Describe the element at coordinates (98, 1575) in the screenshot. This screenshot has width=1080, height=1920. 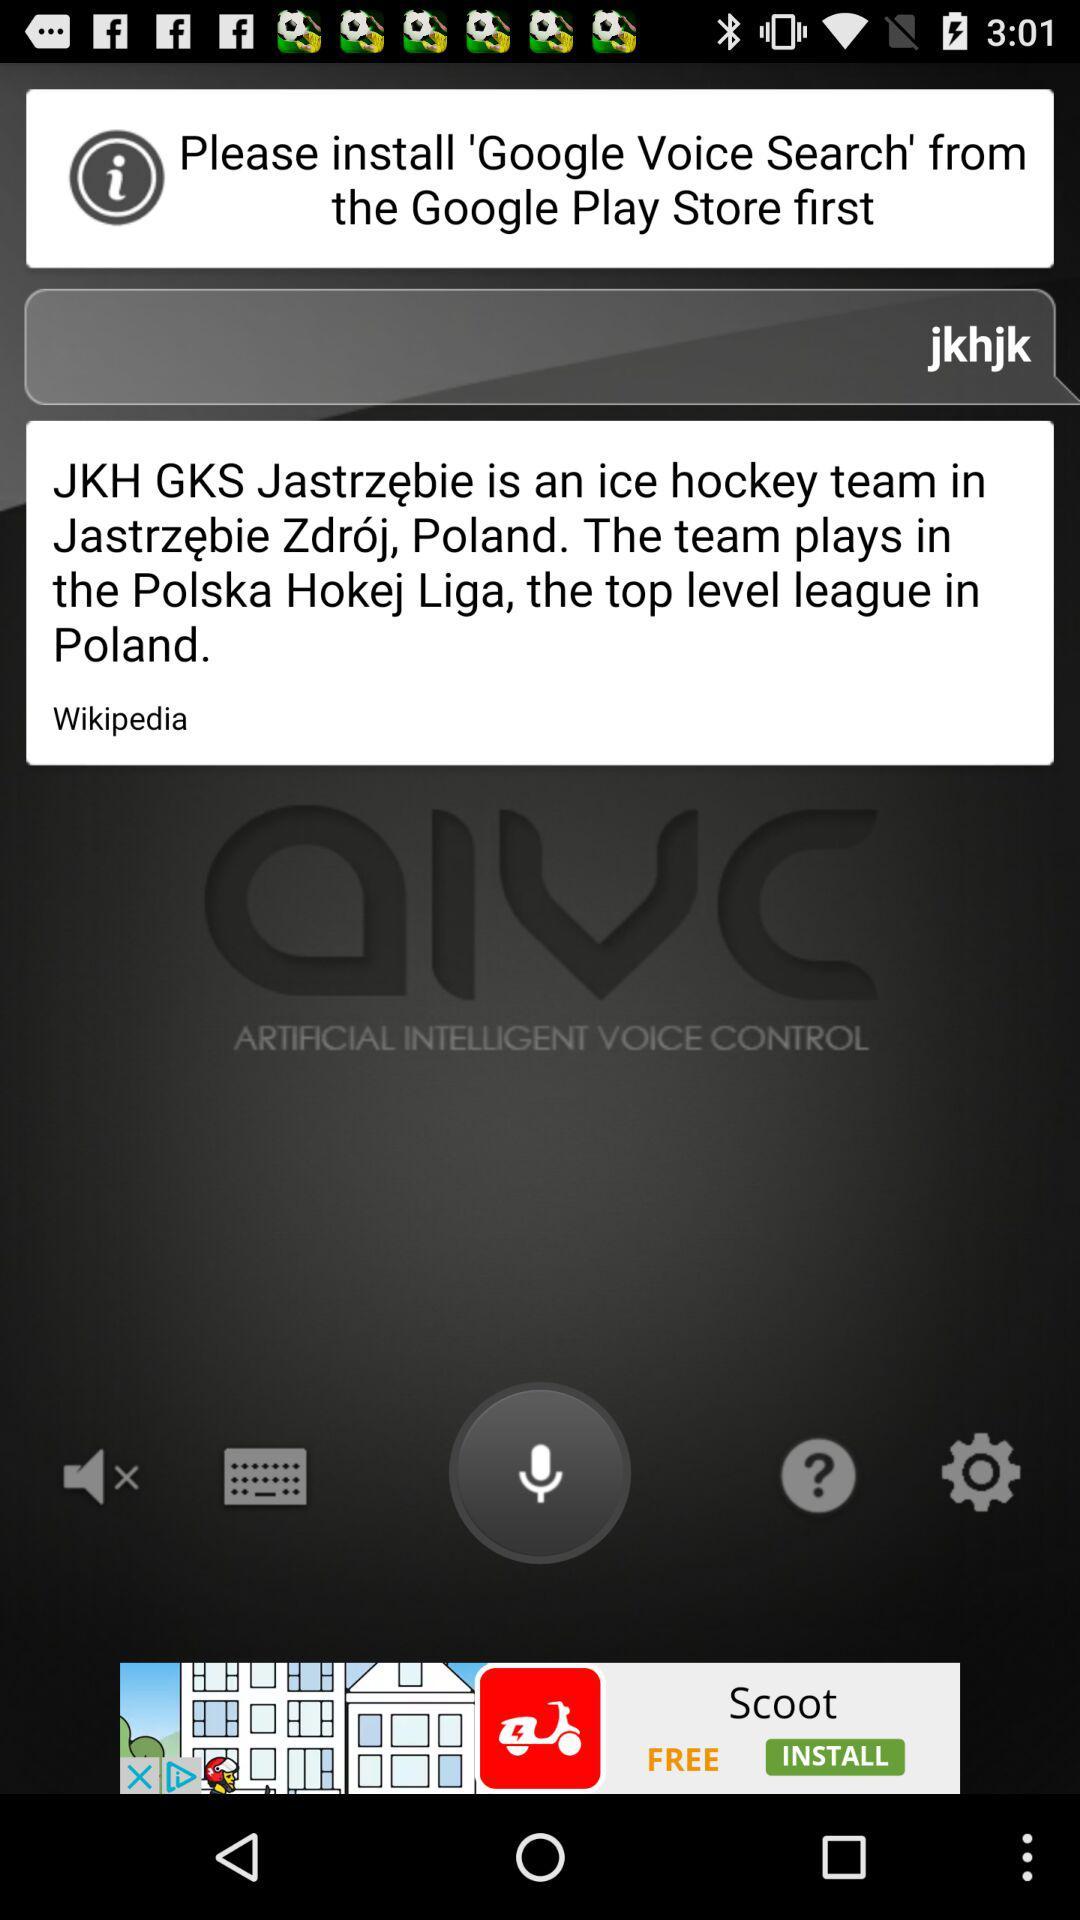
I see `the volume icon` at that location.